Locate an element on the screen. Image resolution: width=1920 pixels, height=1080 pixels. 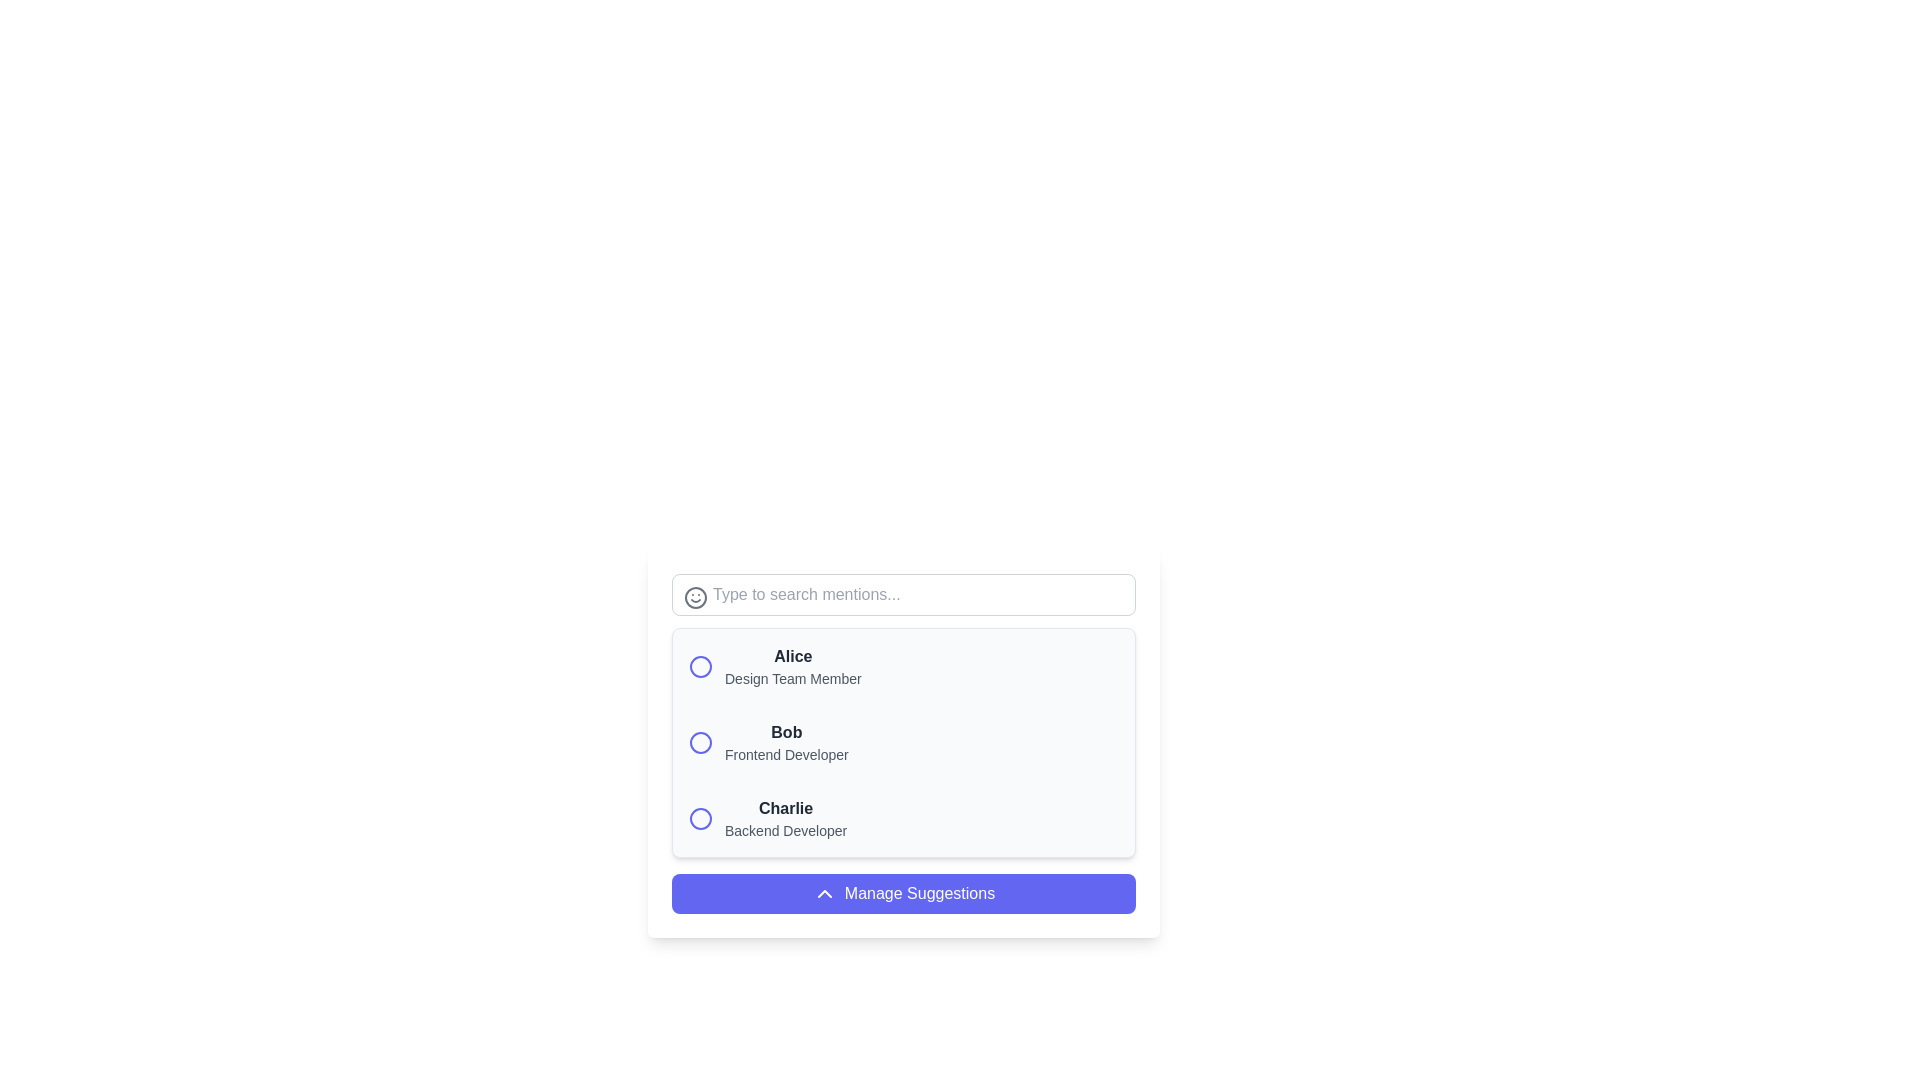
the indigo circular SVG element with a stroke, located next to the text block labeled 'Charlie, Backend Developer' in a vertical list is located at coordinates (700, 818).